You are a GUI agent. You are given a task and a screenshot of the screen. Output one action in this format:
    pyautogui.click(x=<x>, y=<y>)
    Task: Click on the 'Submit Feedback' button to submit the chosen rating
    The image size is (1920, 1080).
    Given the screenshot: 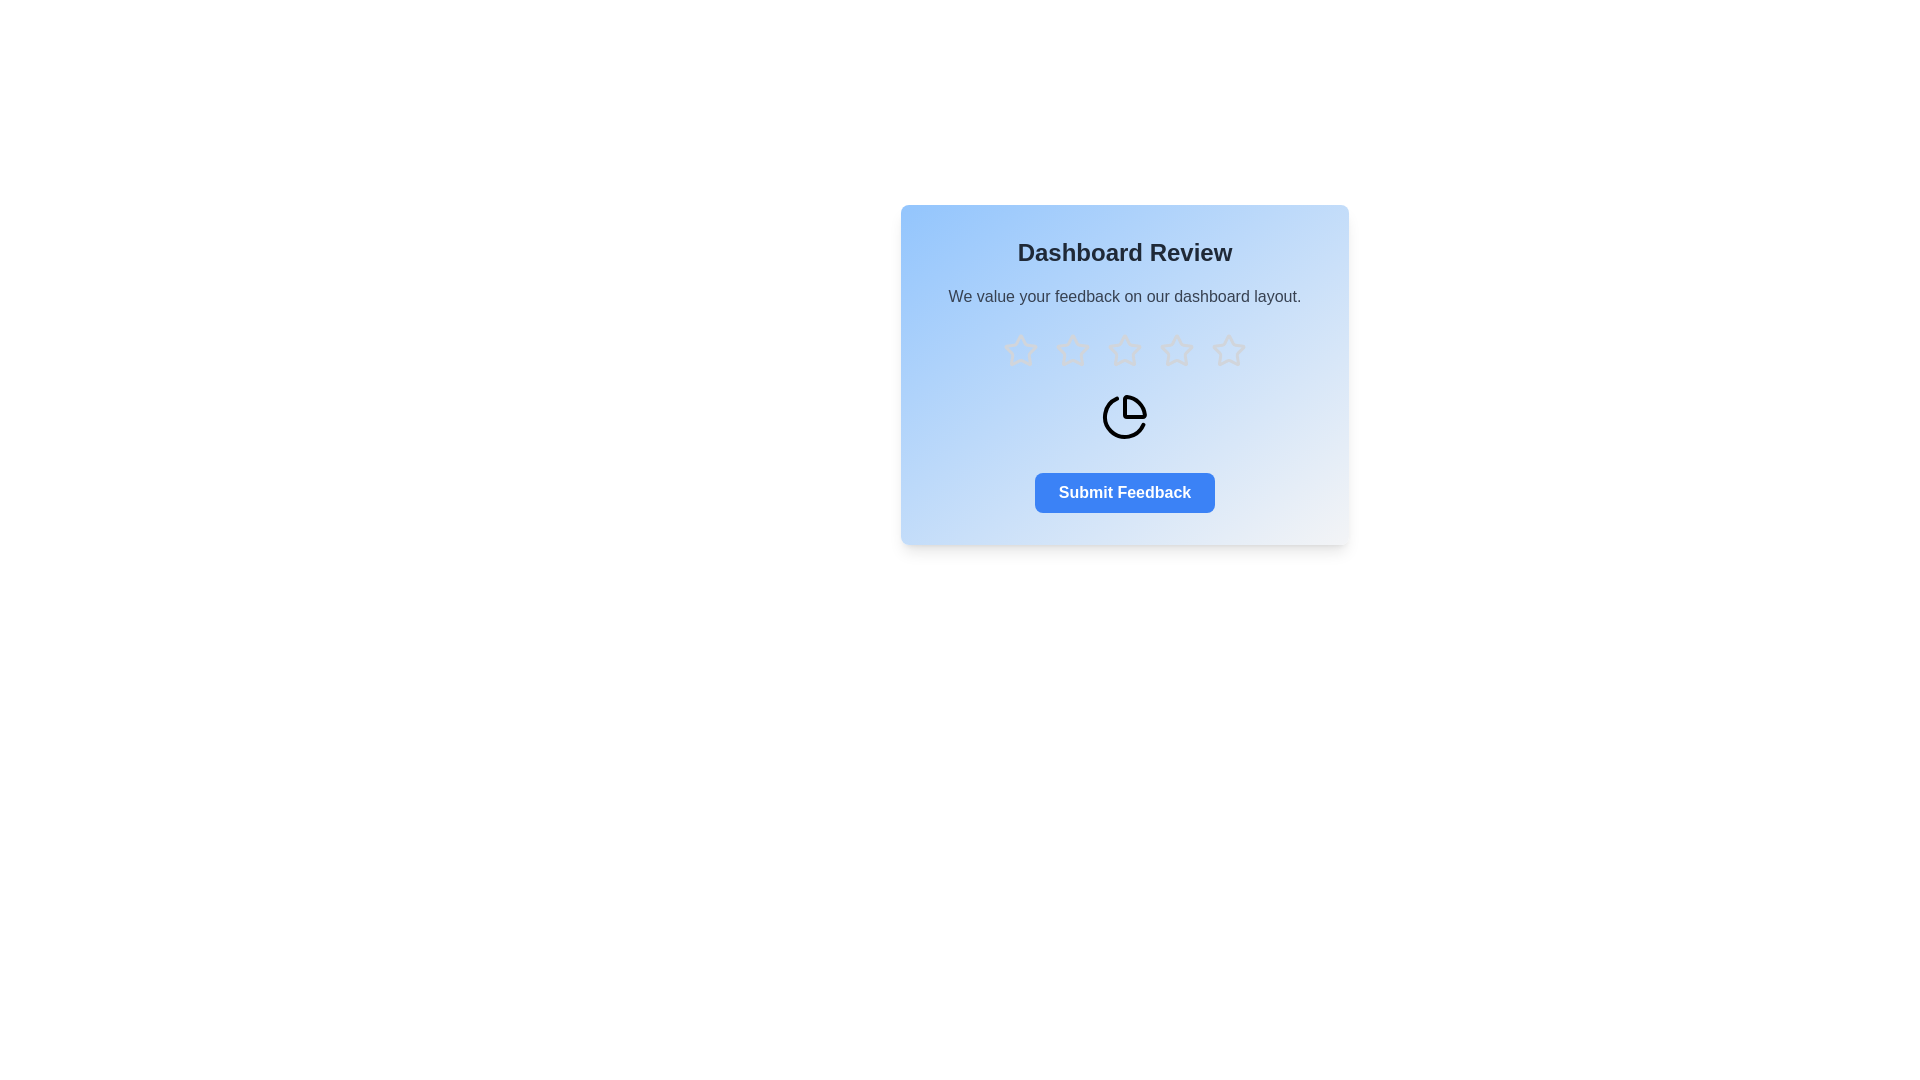 What is the action you would take?
    pyautogui.click(x=1124, y=493)
    